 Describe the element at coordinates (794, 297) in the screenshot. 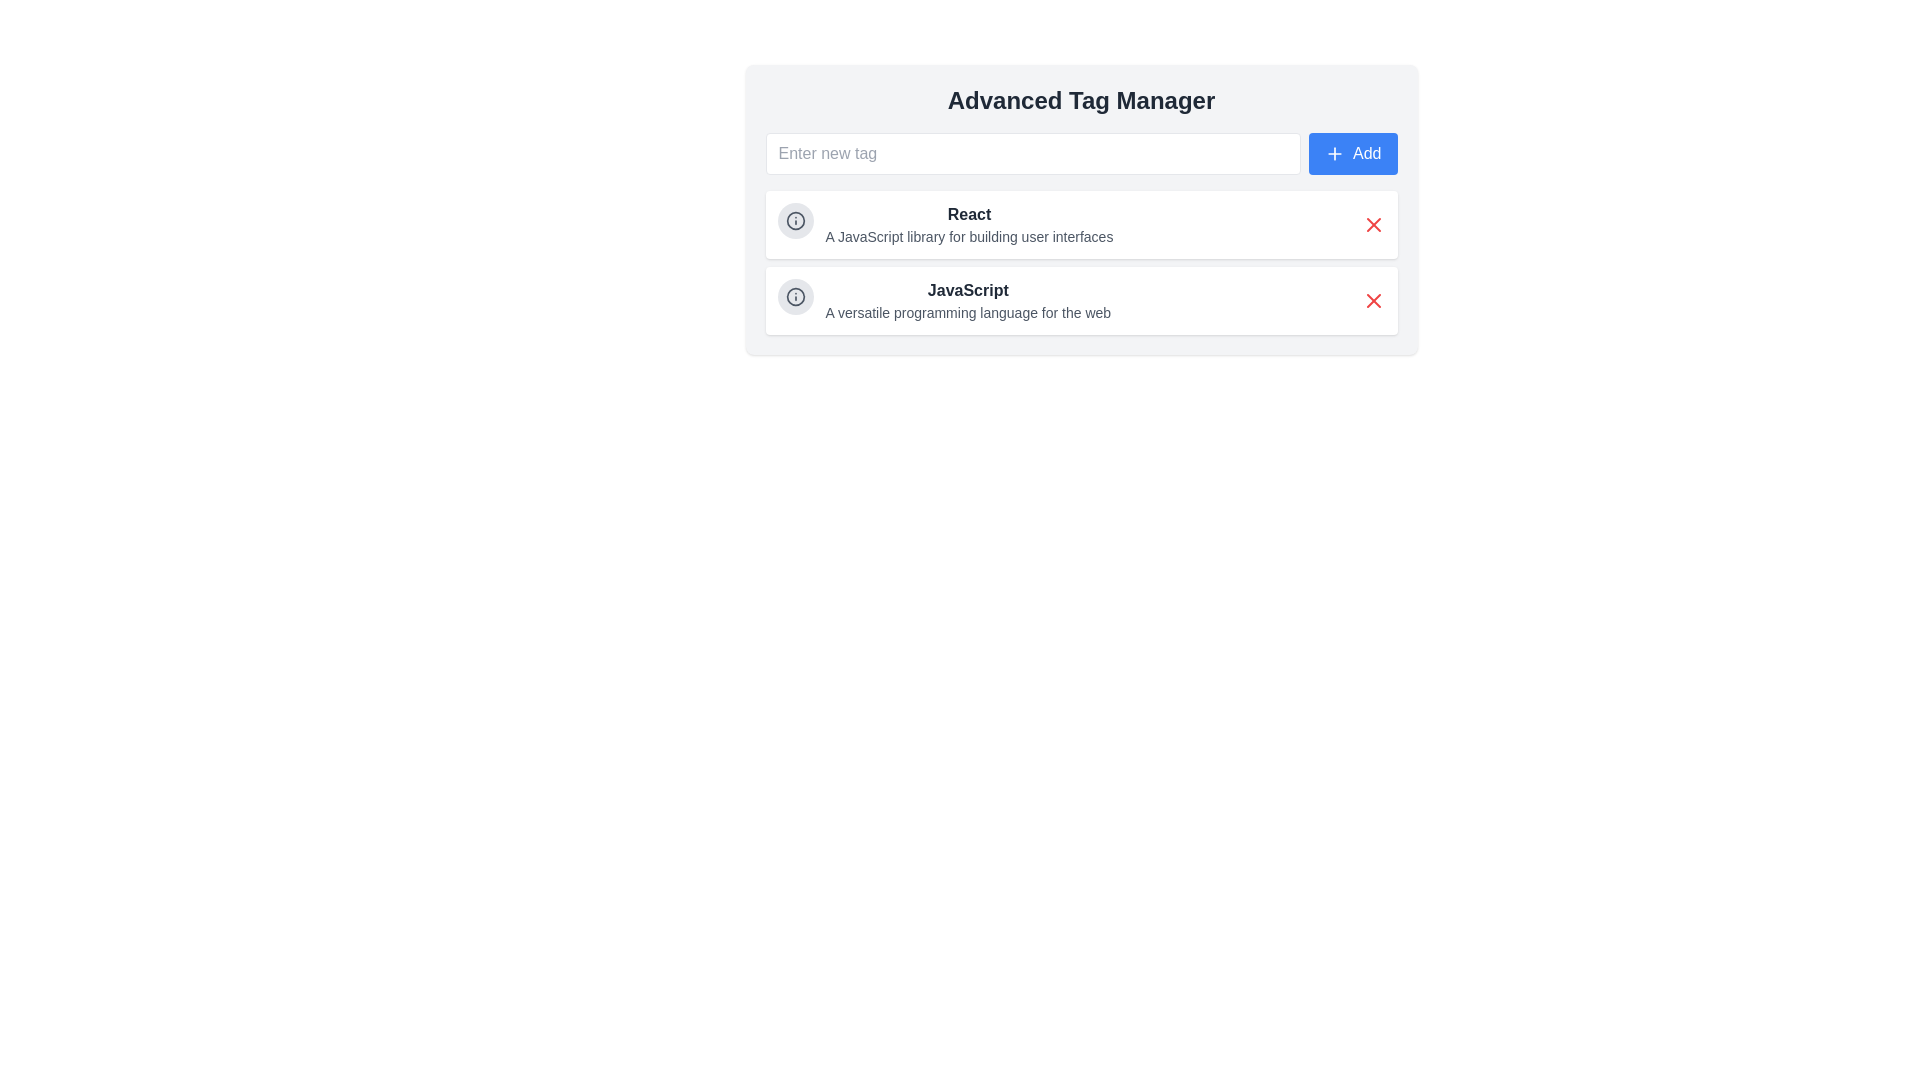

I see `the circular gray Icon button with an 'i' inside, located to the left of the text 'JavaScript' in the second list item` at that location.